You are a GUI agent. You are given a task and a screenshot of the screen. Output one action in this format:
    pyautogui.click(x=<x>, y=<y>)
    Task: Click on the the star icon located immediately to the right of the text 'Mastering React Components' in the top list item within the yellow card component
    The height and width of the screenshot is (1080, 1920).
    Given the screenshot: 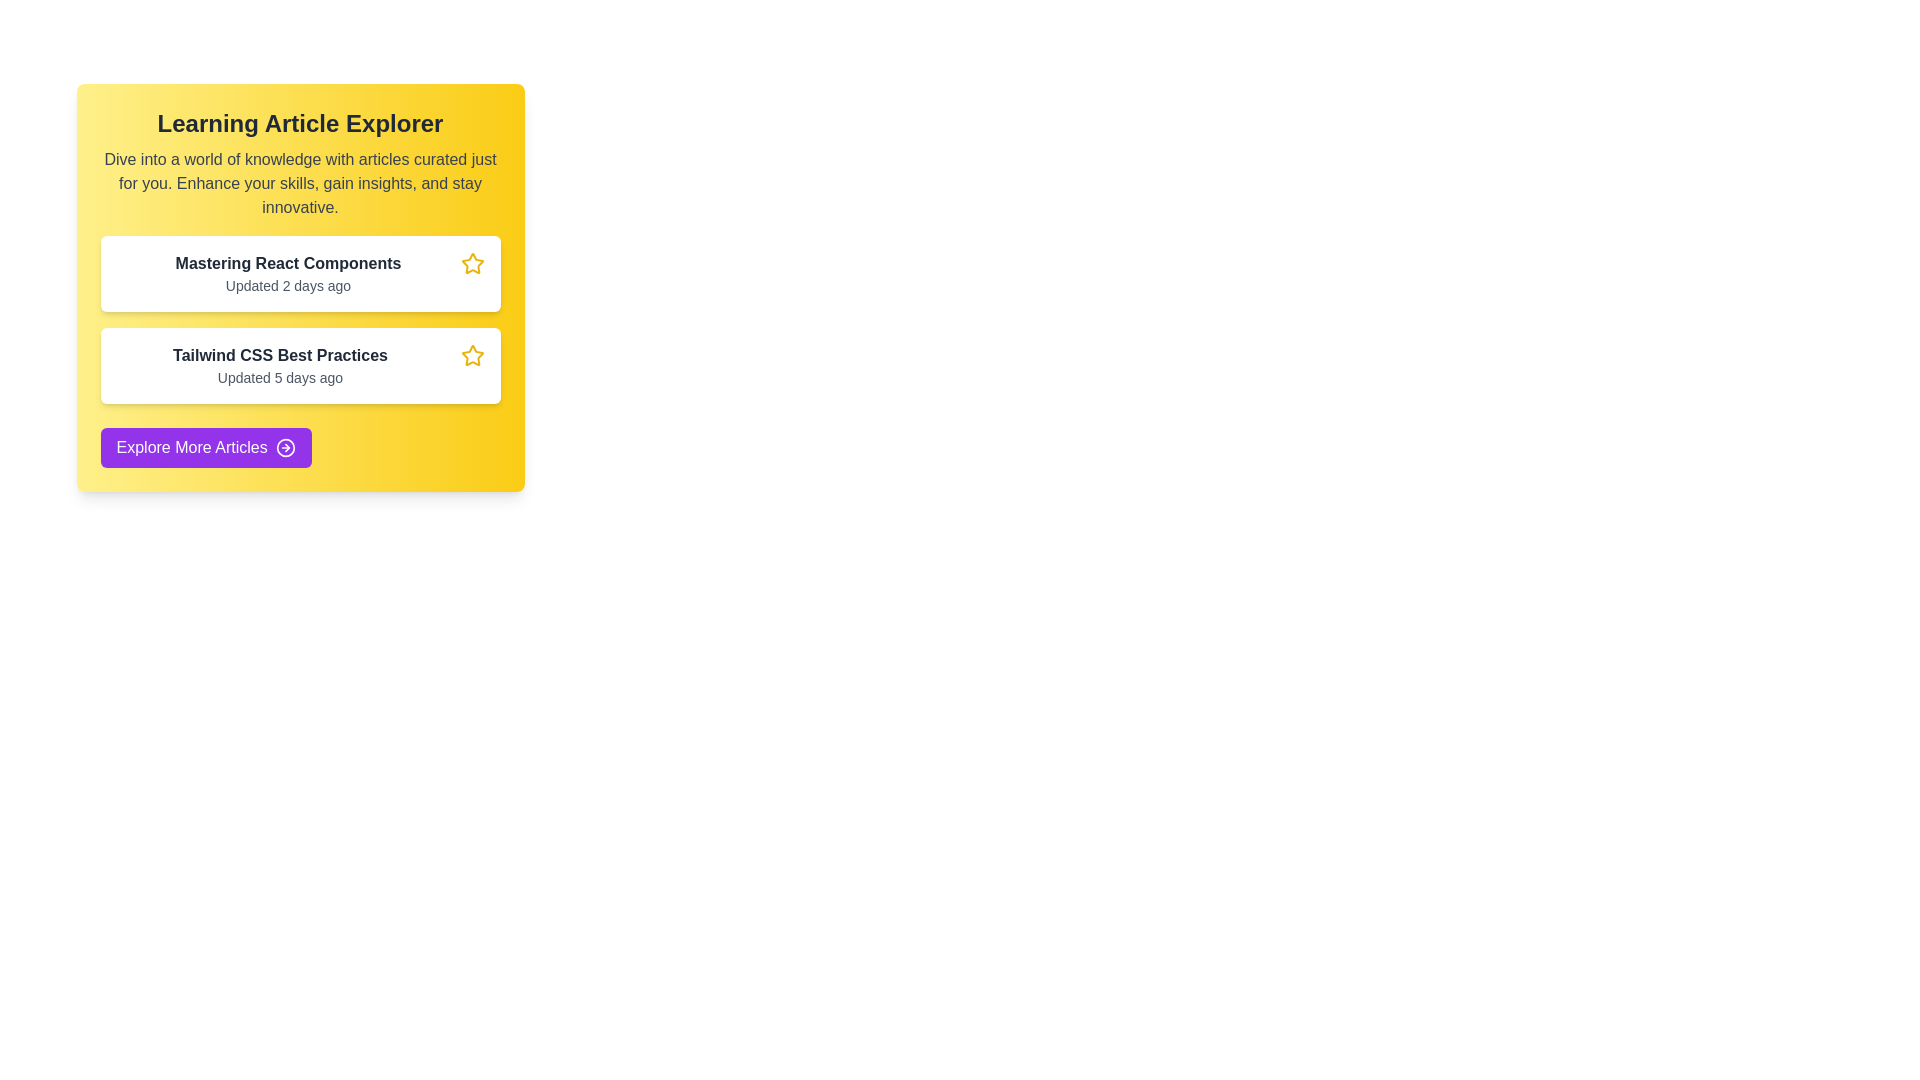 What is the action you would take?
    pyautogui.click(x=471, y=354)
    